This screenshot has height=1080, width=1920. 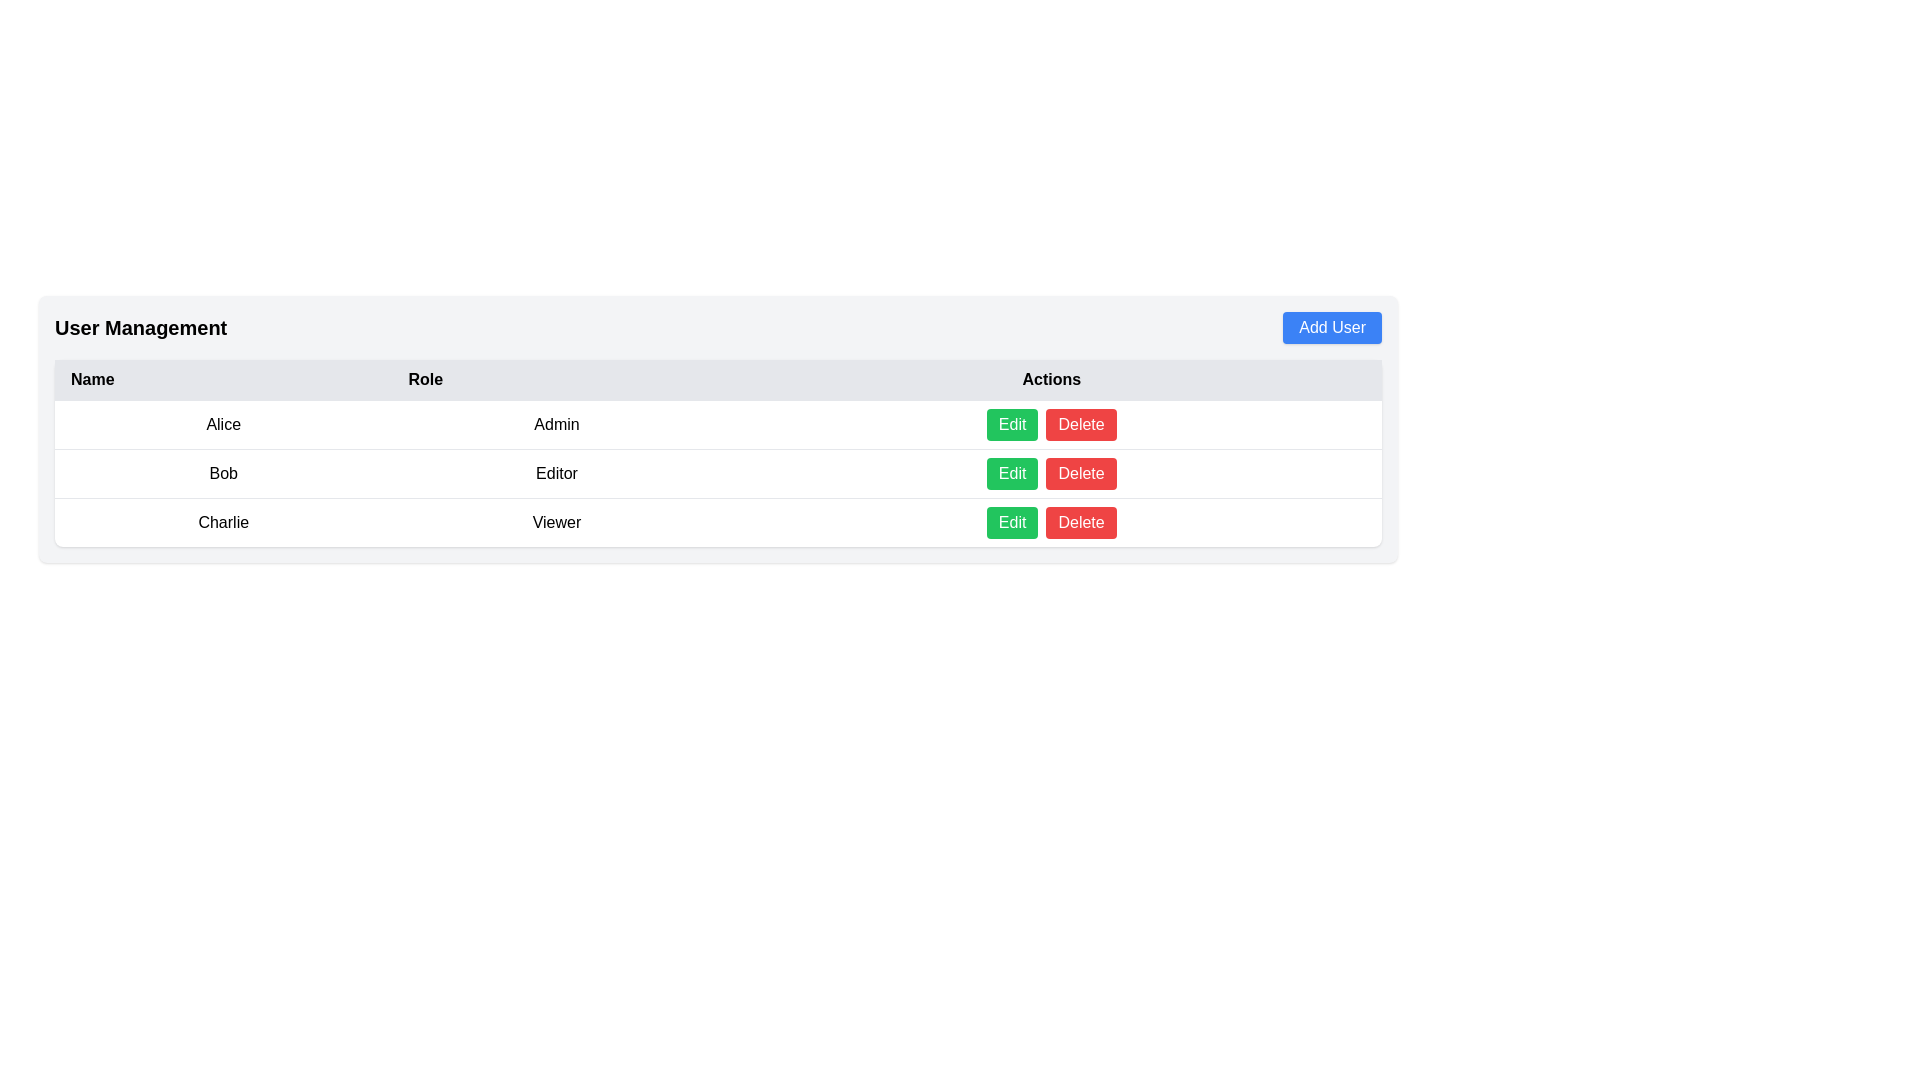 I want to click on the label indicating the role associated with the user 'Bob' in the second row of the table in the 'Role' column, so click(x=556, y=474).